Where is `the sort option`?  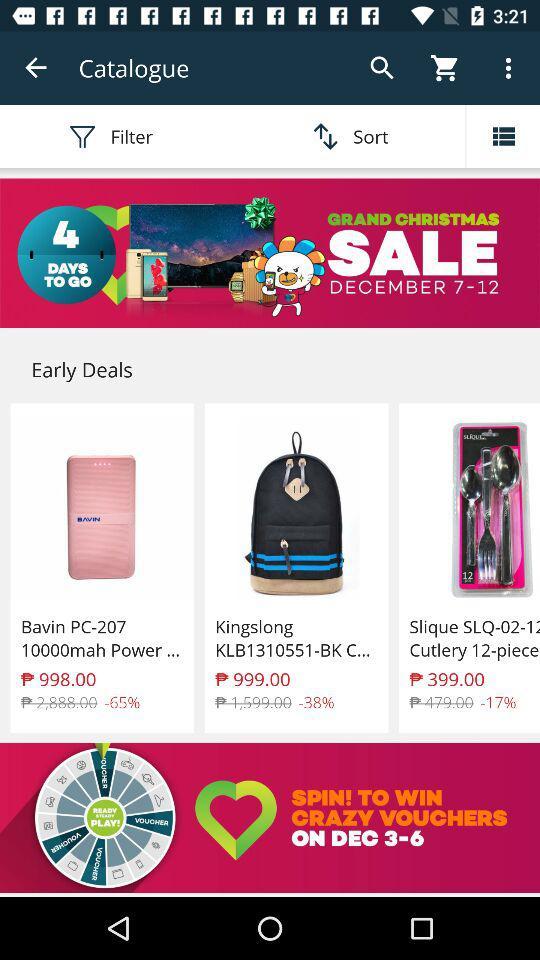
the sort option is located at coordinates (348, 135).